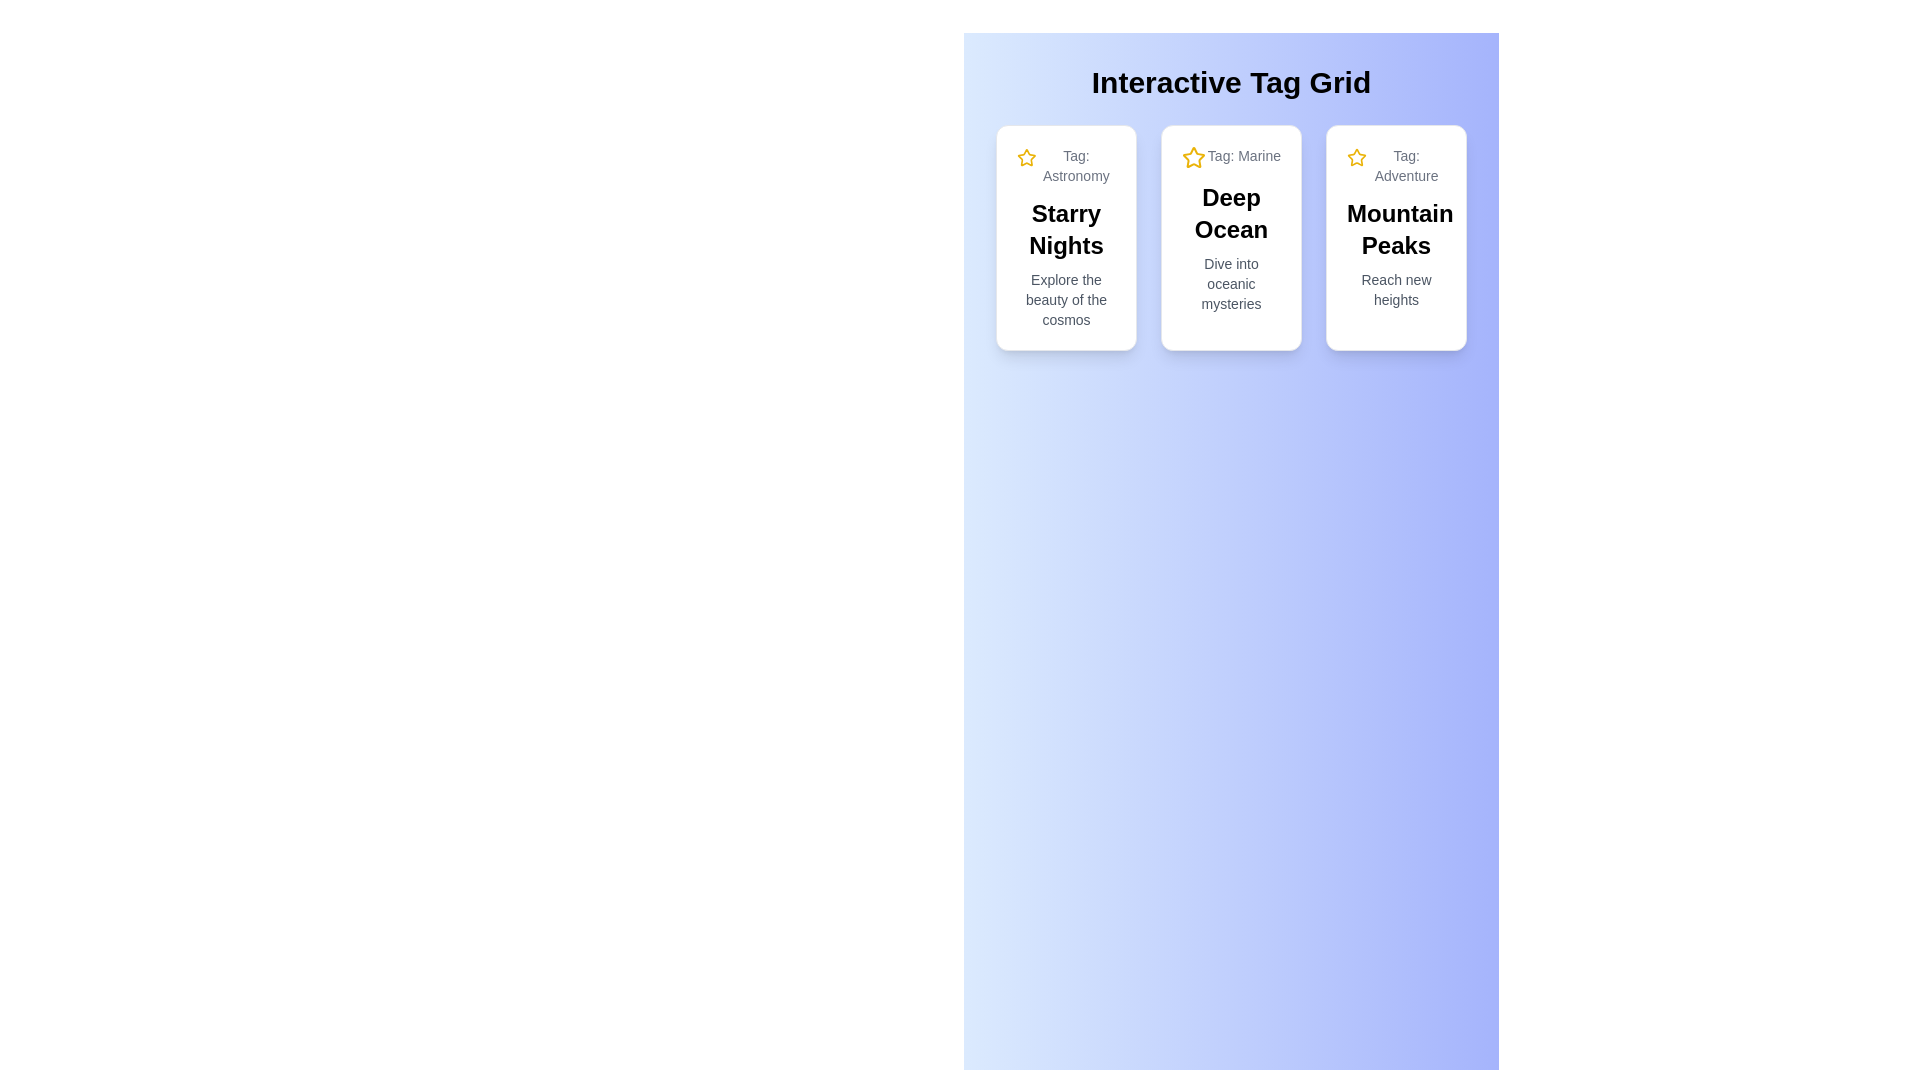  I want to click on the yellow outlined star icon located to the left of the 'Tag: Marine' title in the 'Deep Ocean' card, so click(1194, 157).